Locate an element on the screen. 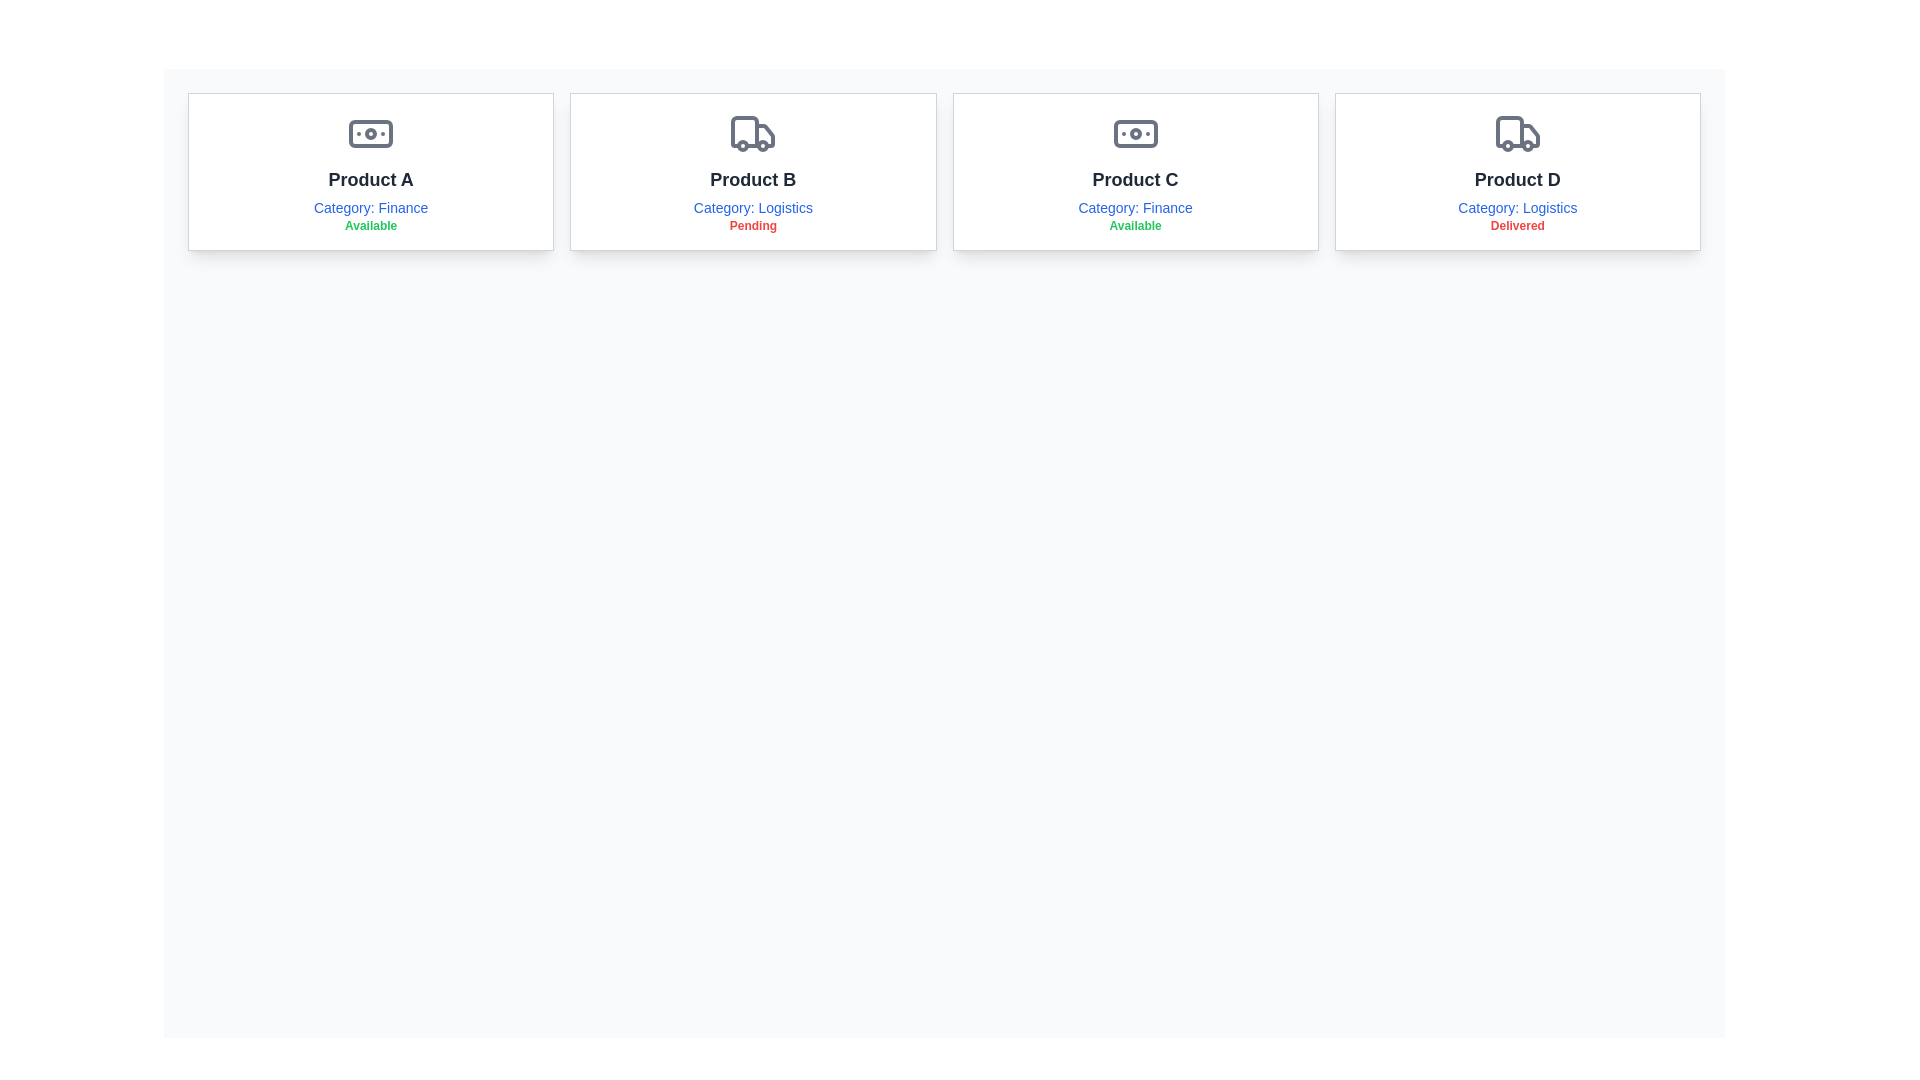 This screenshot has width=1920, height=1080. the truck icon located at the top-center of the 'Product B' card, which includes the subtext 'Category: Logistics' and the status 'Pending' is located at coordinates (752, 134).